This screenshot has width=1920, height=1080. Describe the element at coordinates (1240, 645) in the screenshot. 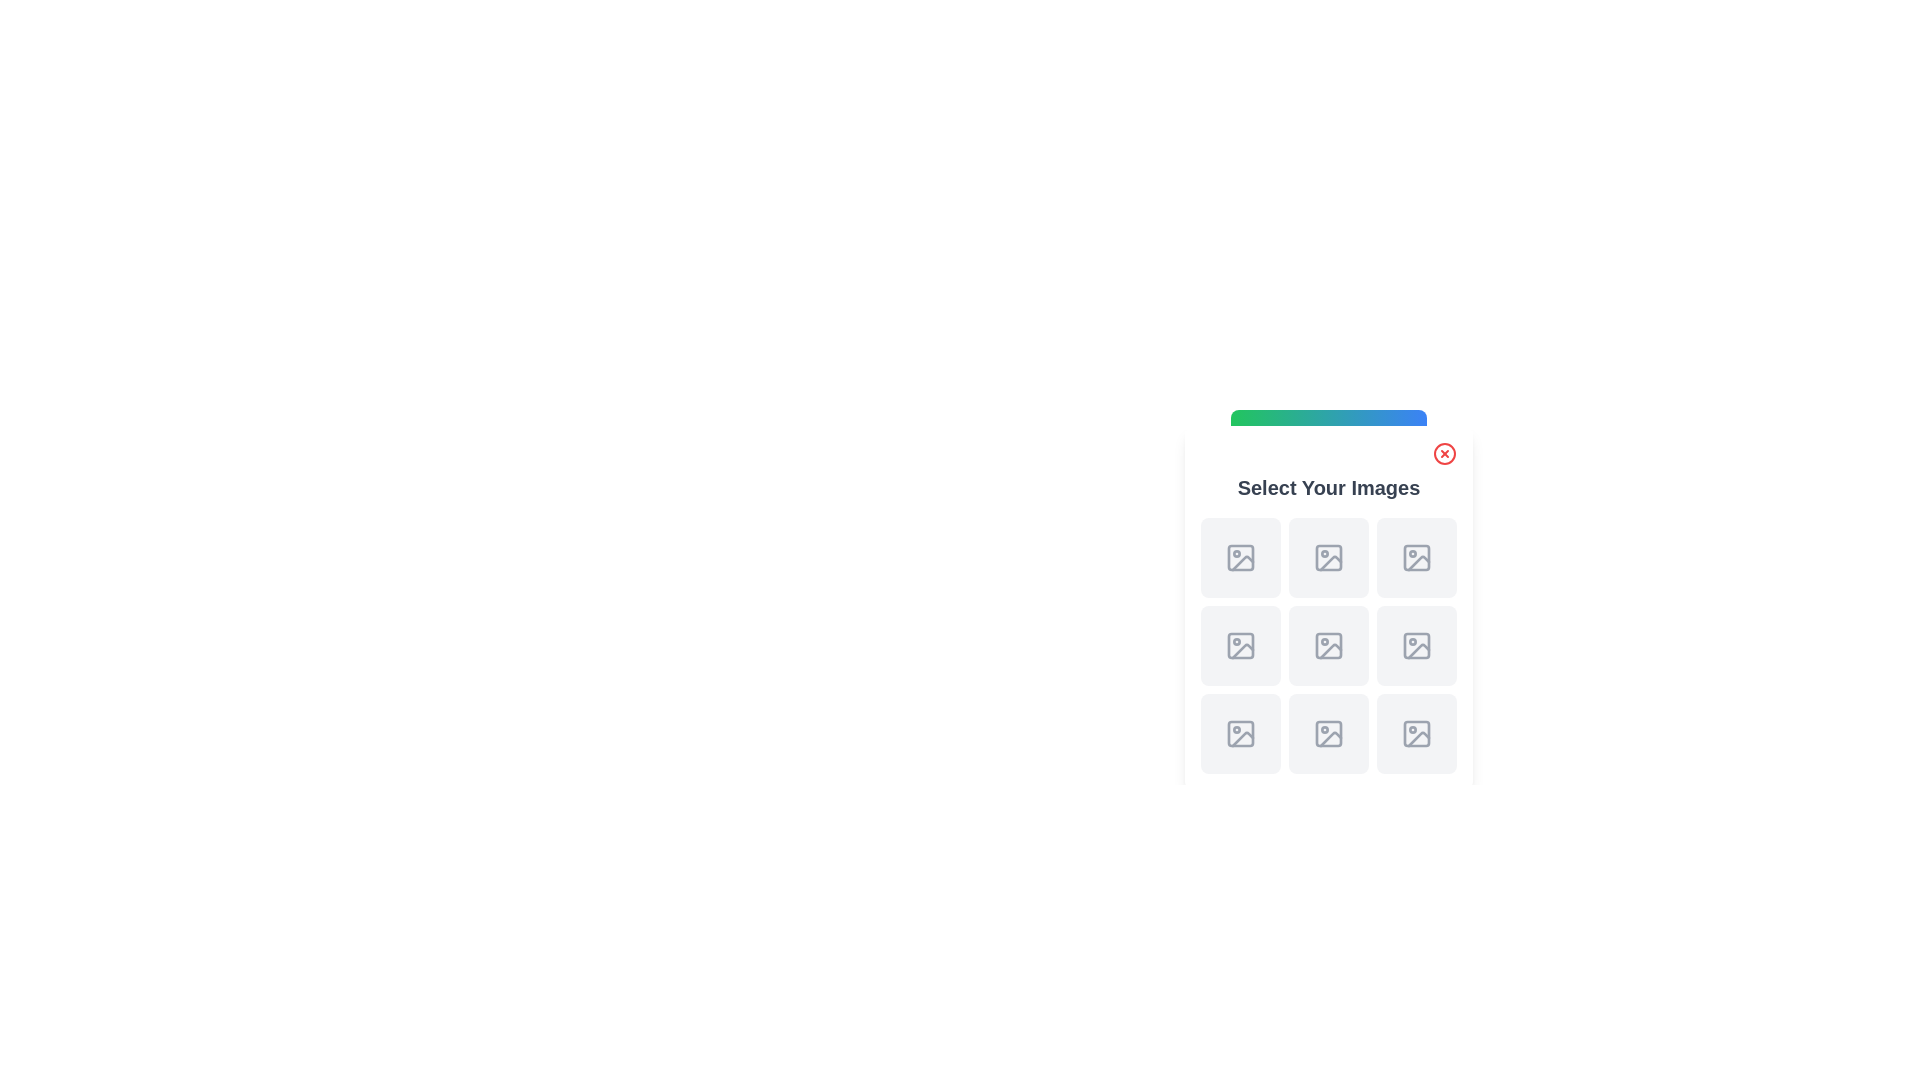

I see `the interactive element` at that location.